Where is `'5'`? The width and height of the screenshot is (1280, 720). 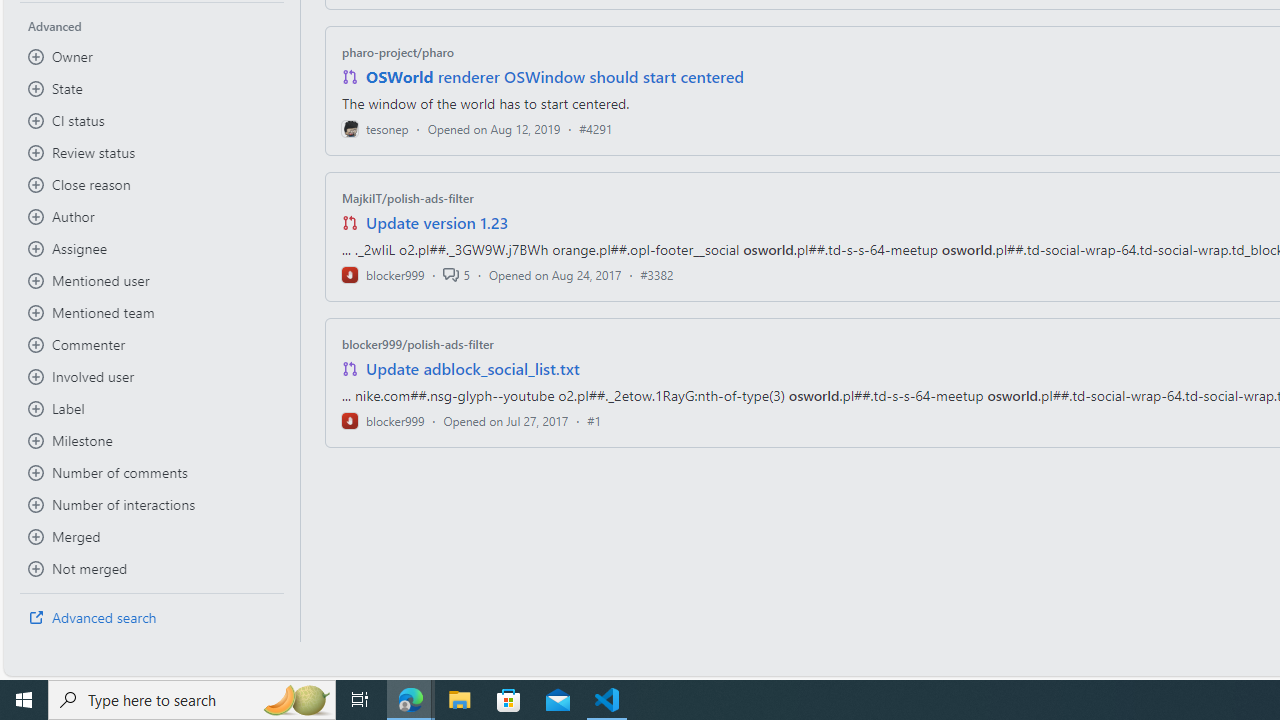 '5' is located at coordinates (455, 274).